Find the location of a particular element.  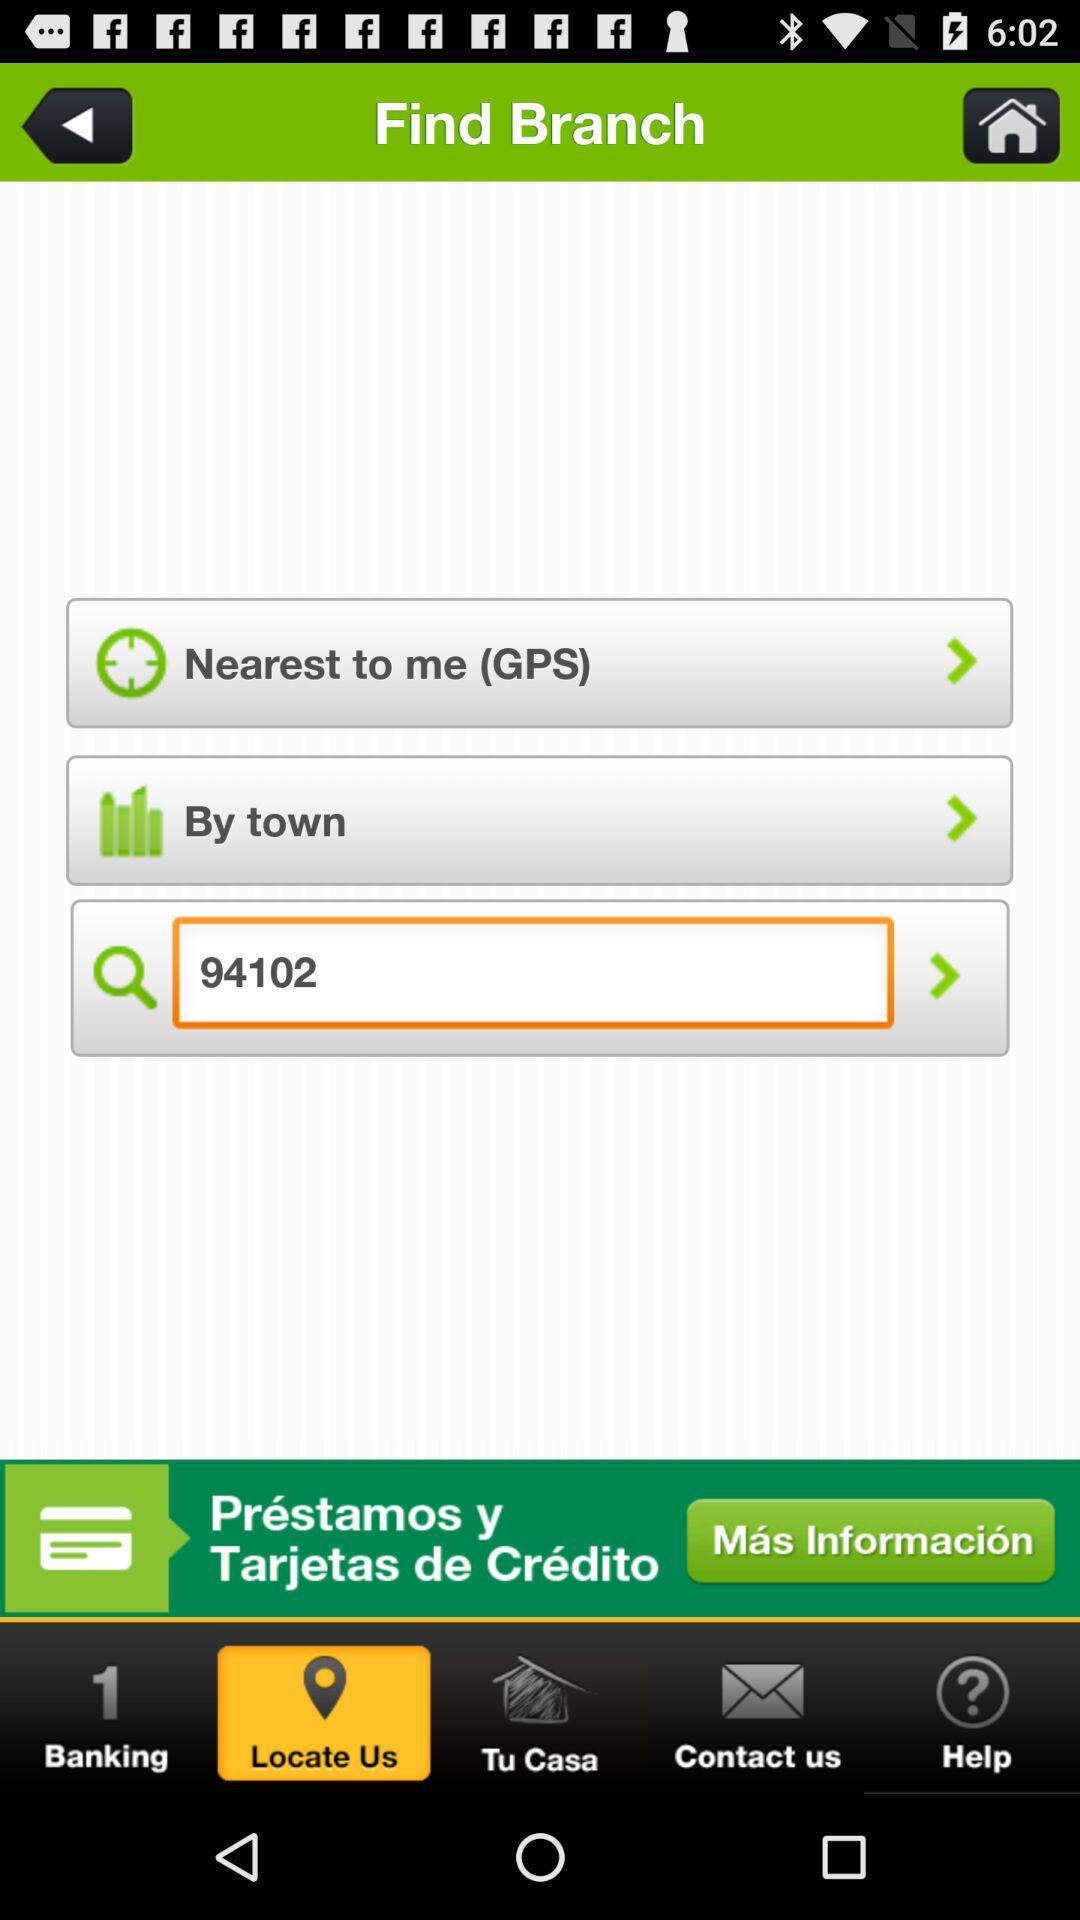

click more information is located at coordinates (540, 1537).